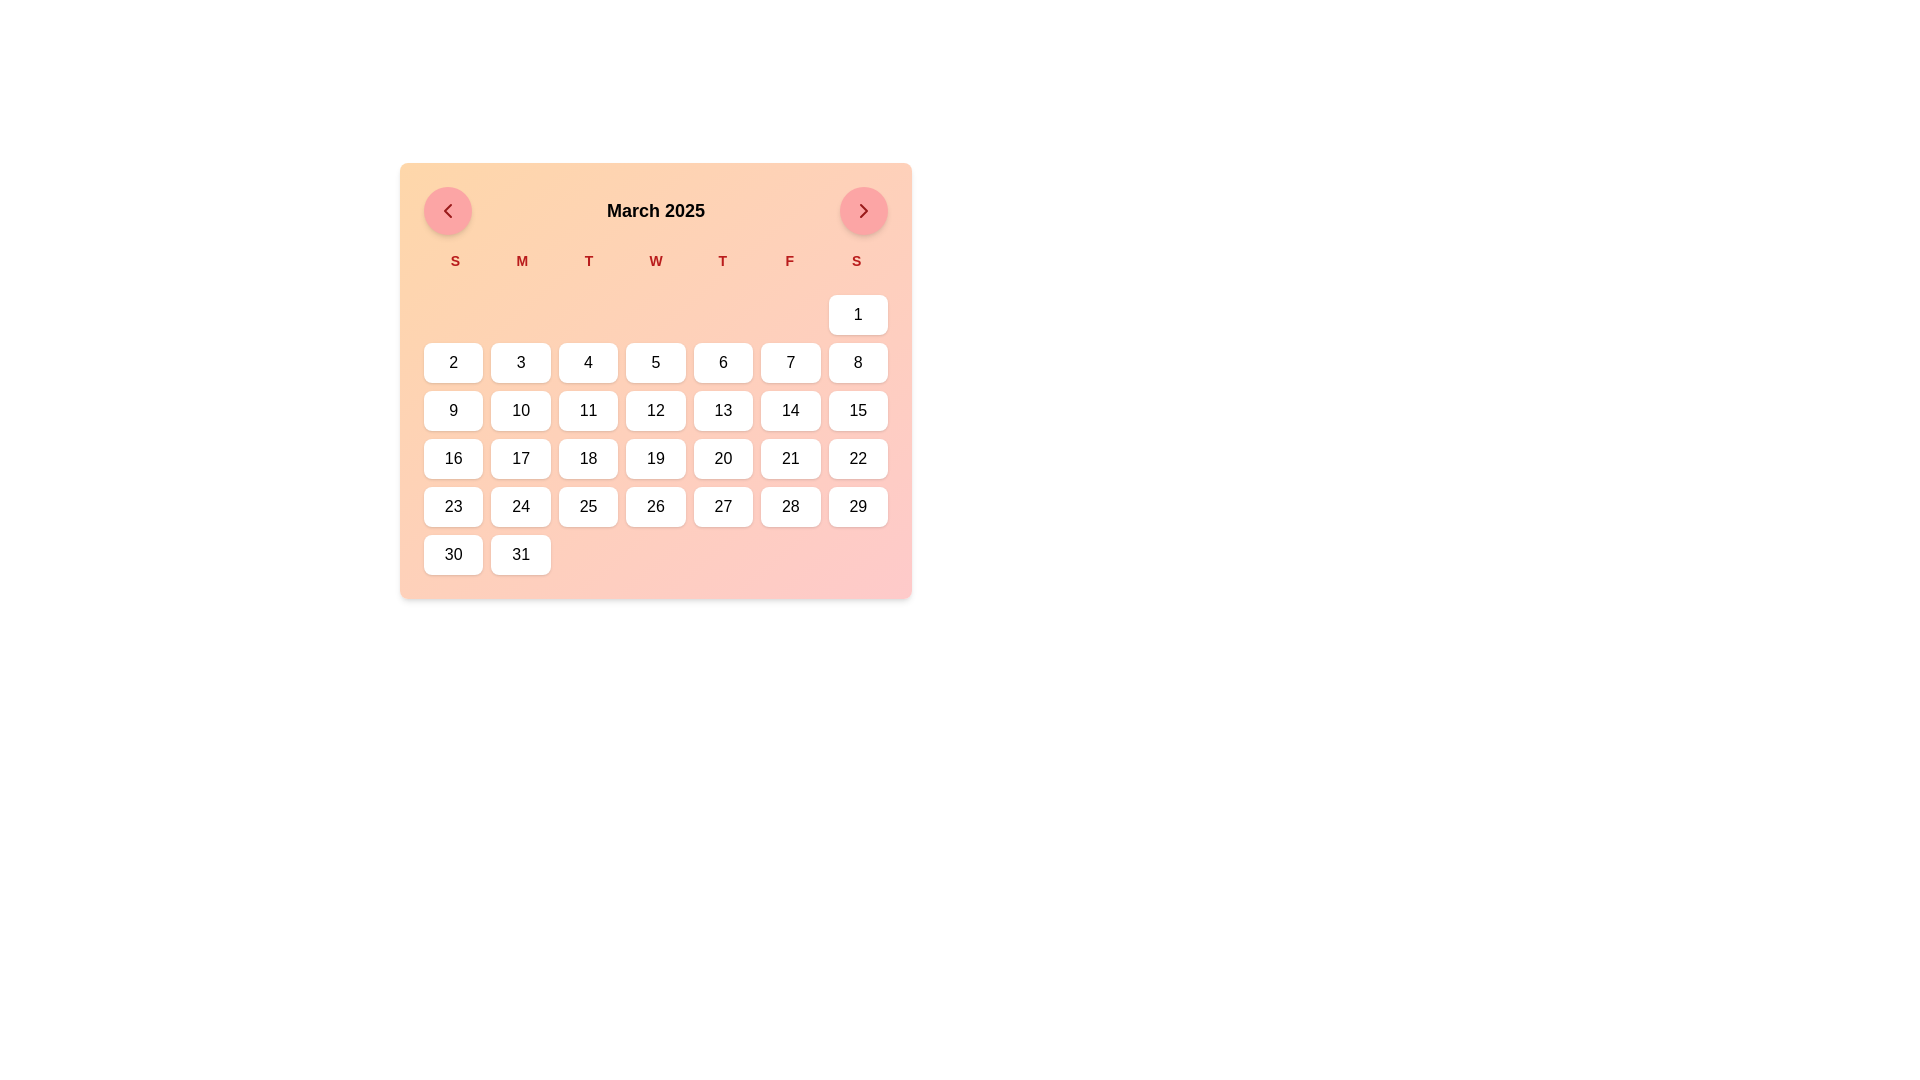 Image resolution: width=1920 pixels, height=1080 pixels. I want to click on the bold red uppercase letter 'T' in the top section of the calendar, which is the fifth item in the row of day initials, positioned between 'W' and 'F', so click(721, 260).